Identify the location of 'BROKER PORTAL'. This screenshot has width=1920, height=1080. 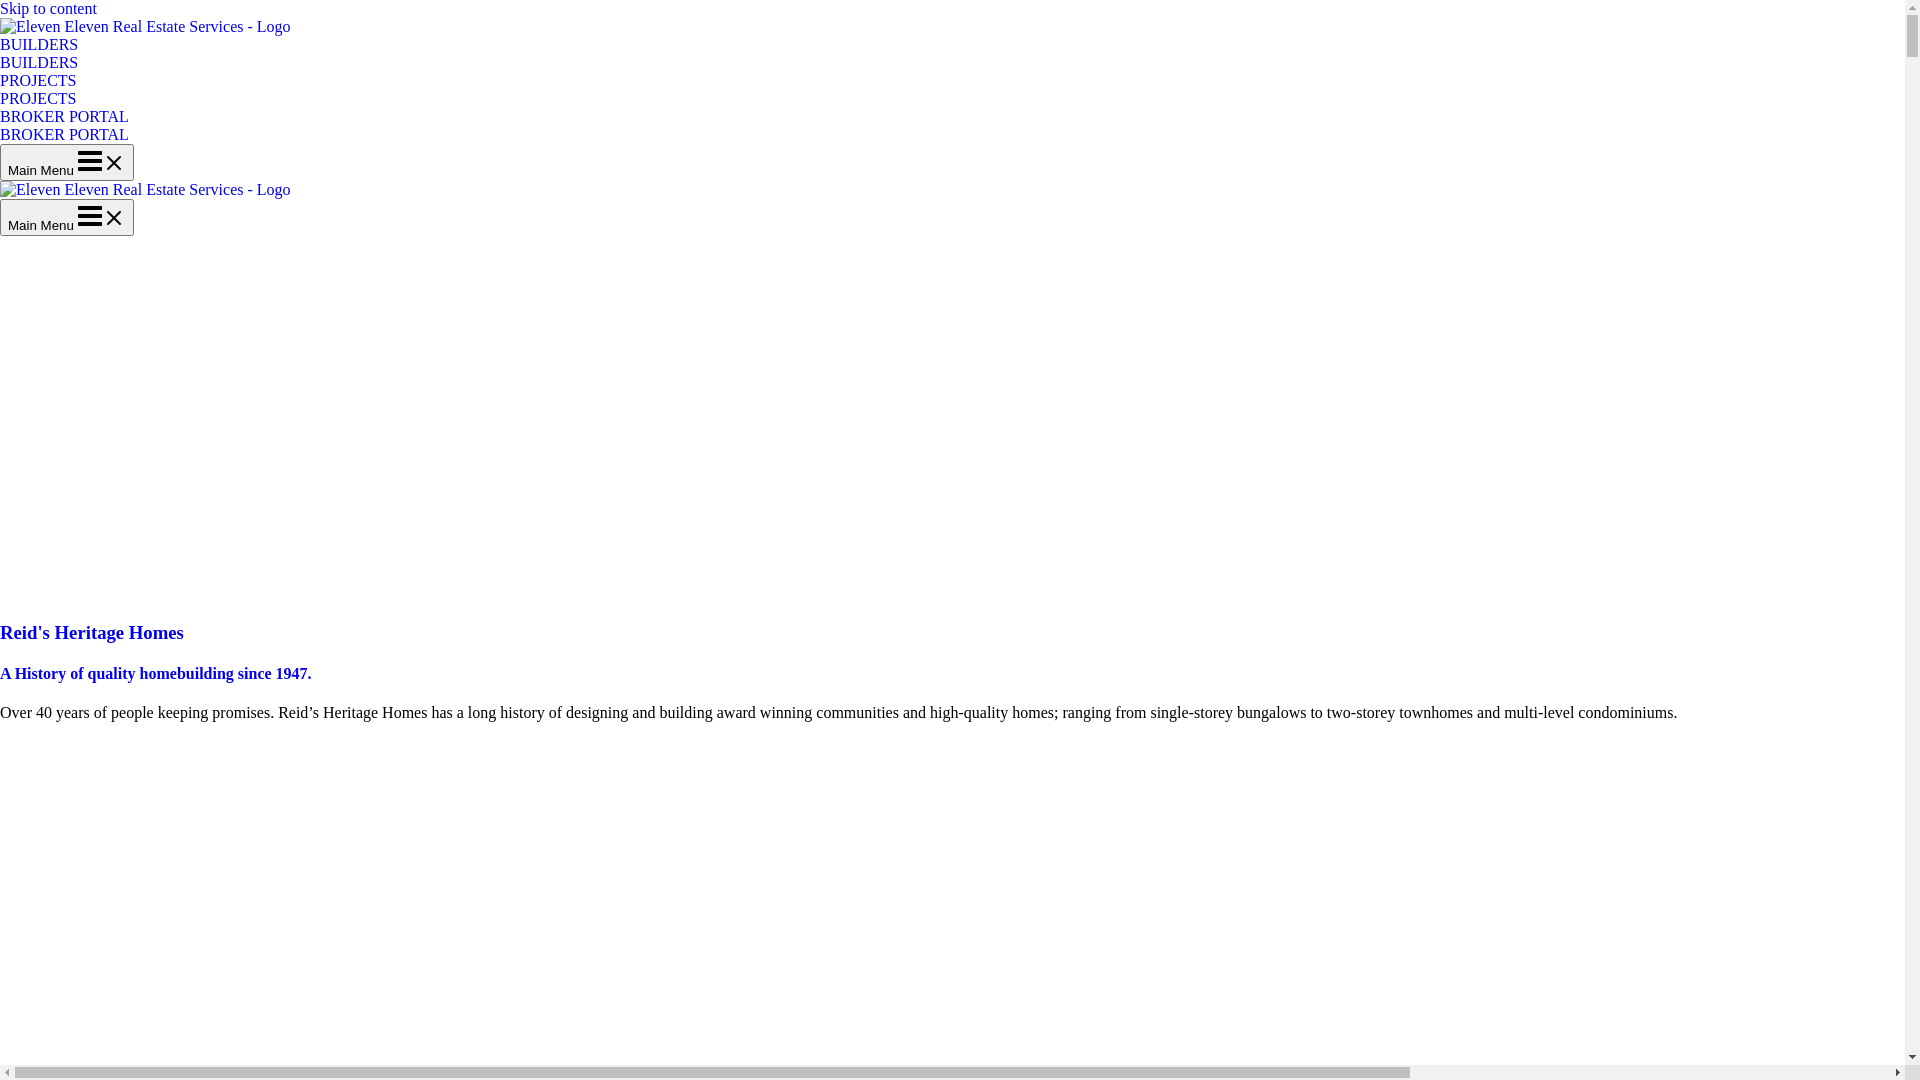
(64, 134).